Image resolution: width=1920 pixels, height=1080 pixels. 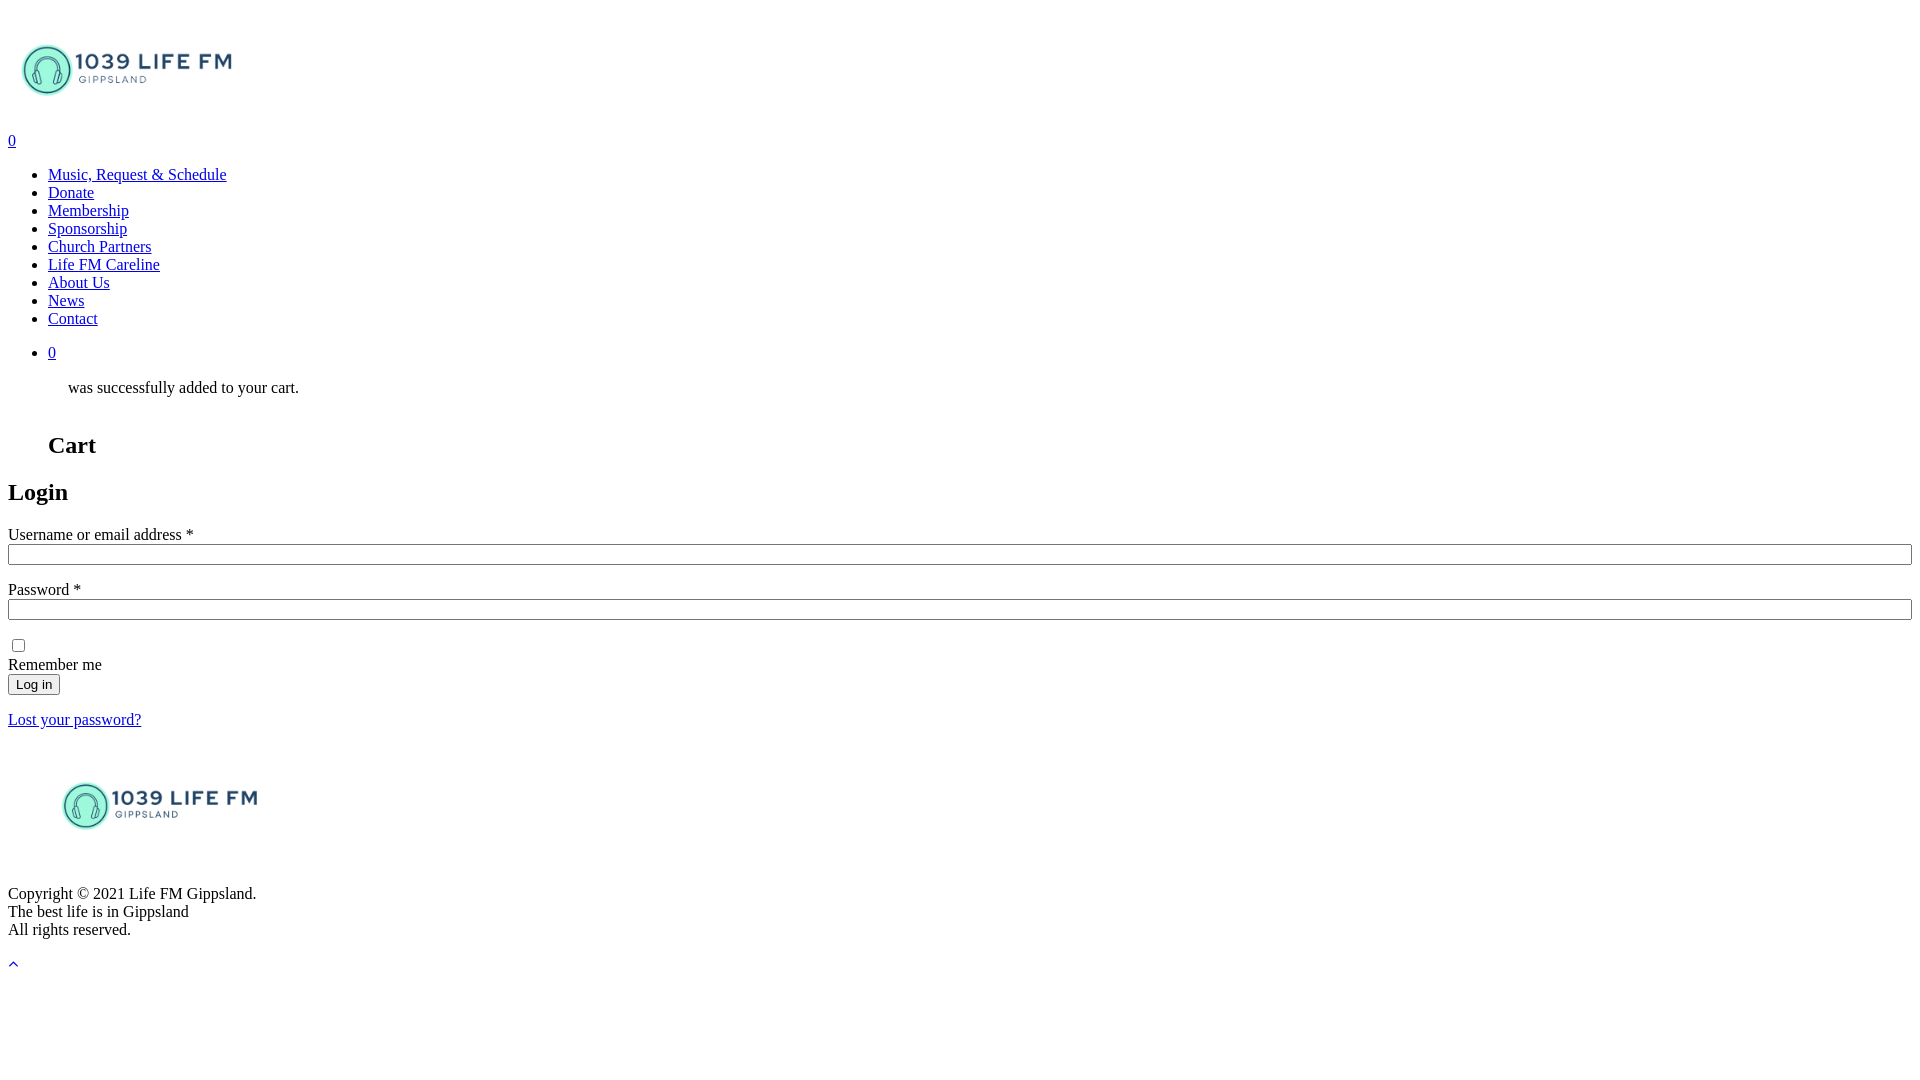 What do you see at coordinates (99, 245) in the screenshot?
I see `'Church Partners'` at bounding box center [99, 245].